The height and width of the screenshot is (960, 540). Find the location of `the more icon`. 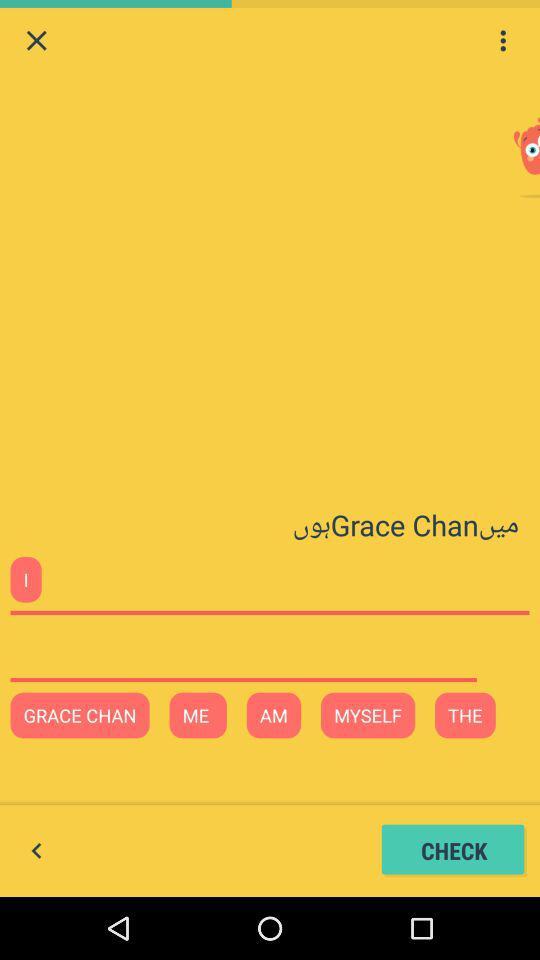

the more icon is located at coordinates (502, 42).